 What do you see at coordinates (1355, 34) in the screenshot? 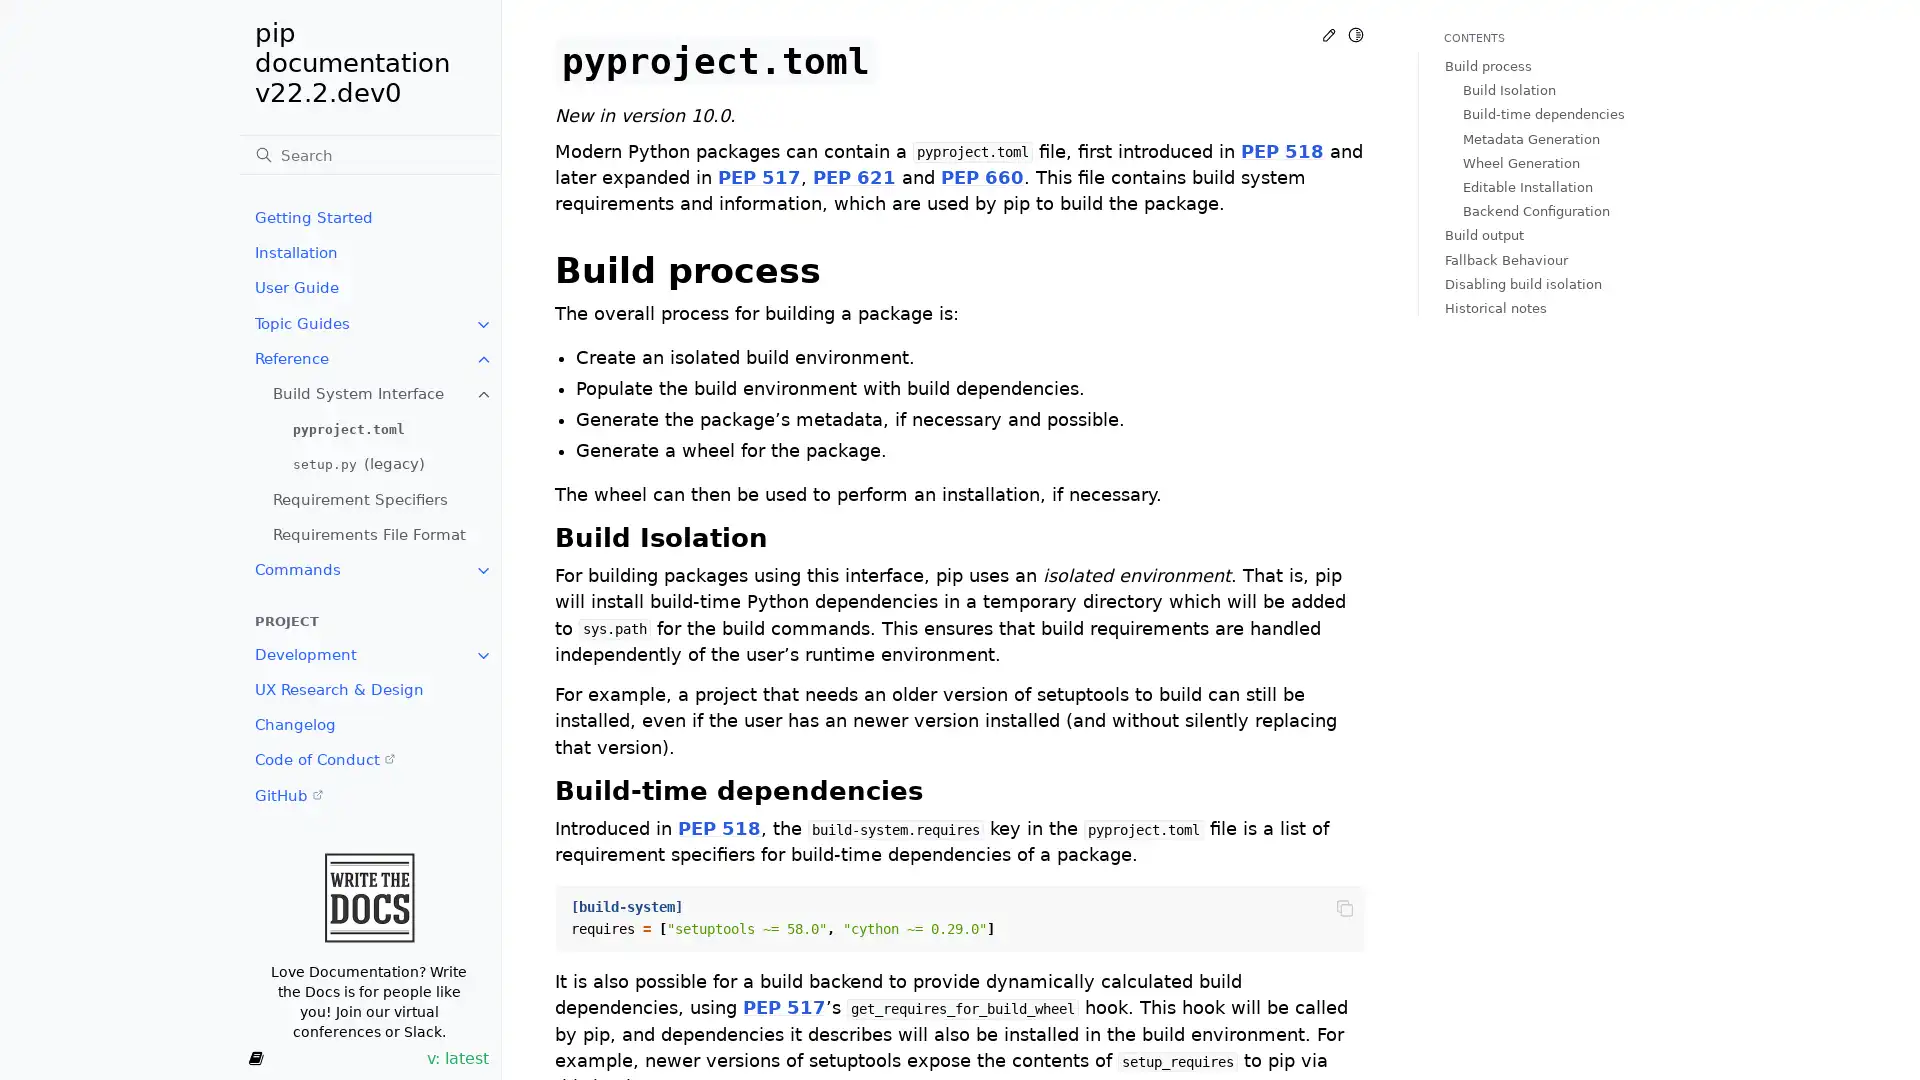
I see `Toggle Light / Dark / Auto color theme` at bounding box center [1355, 34].